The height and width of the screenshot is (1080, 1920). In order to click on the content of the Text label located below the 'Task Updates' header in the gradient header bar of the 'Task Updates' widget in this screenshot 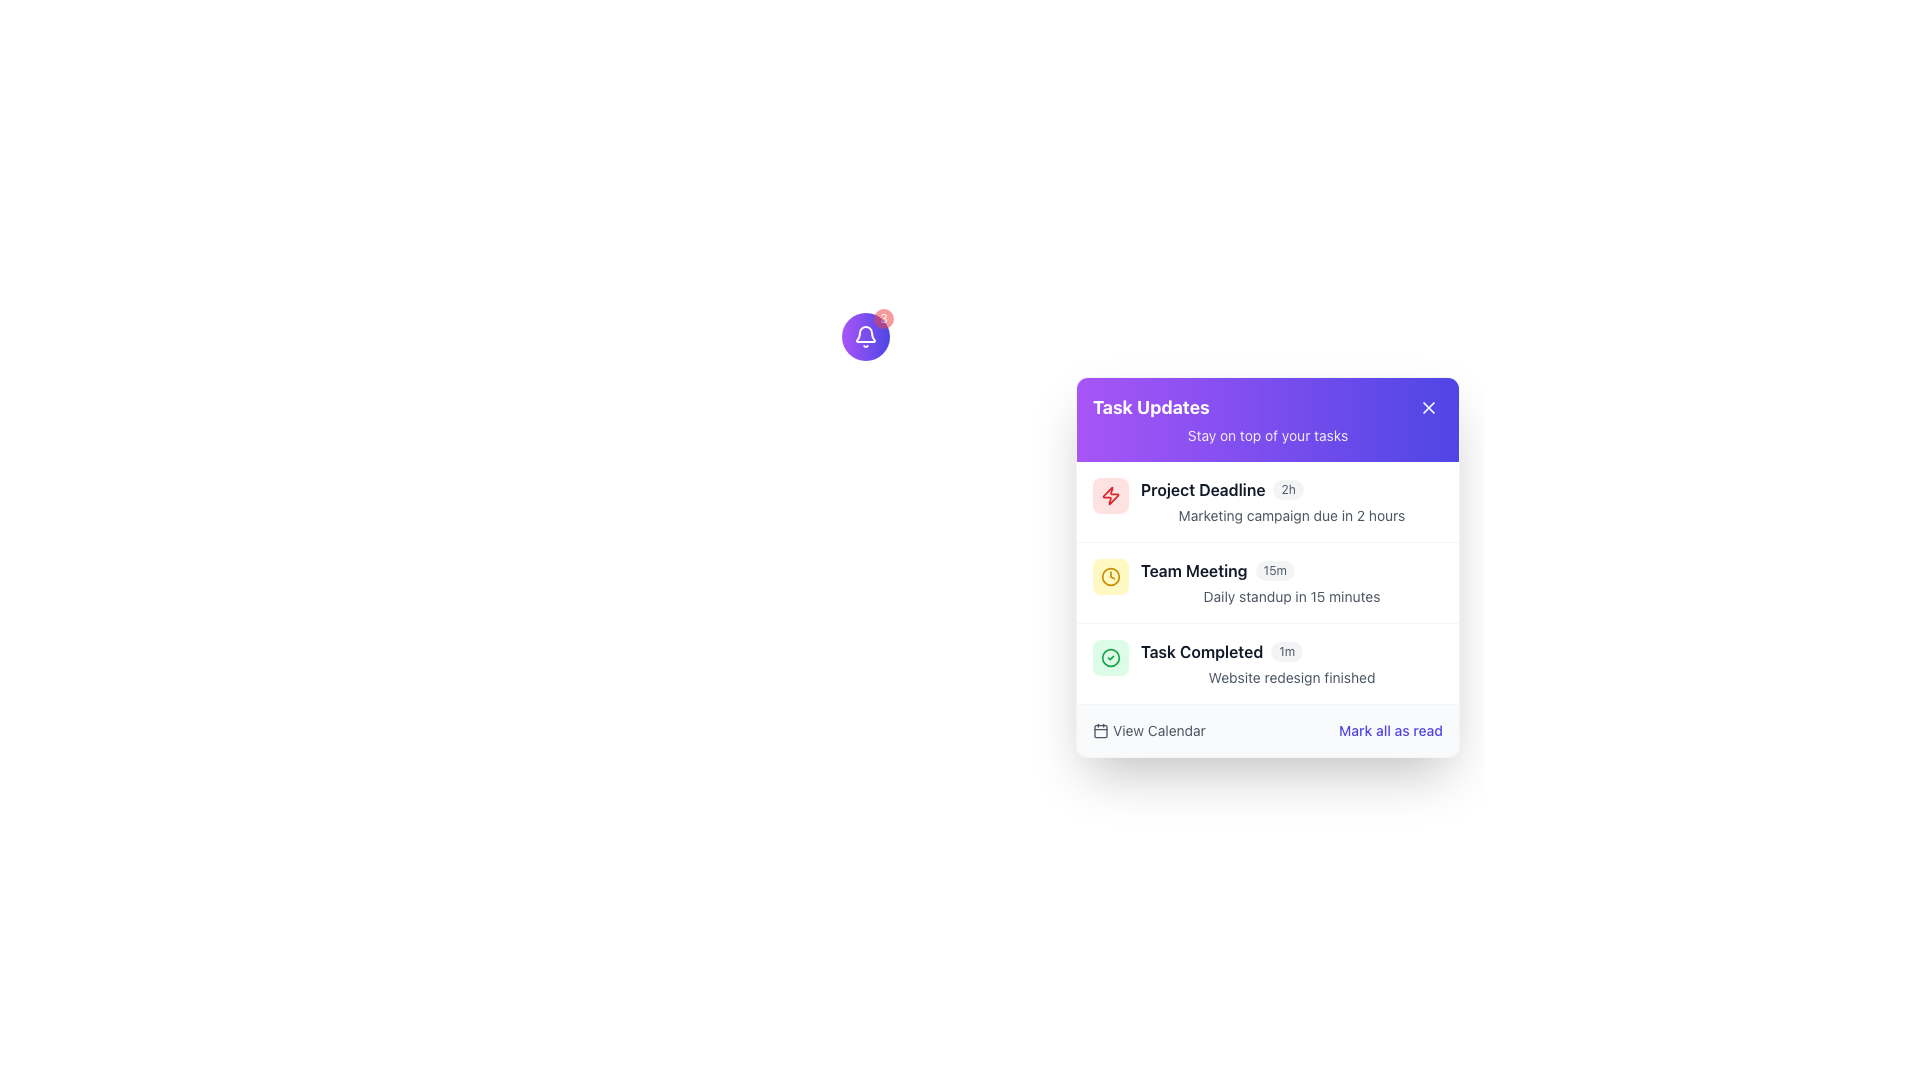, I will do `click(1266, 434)`.